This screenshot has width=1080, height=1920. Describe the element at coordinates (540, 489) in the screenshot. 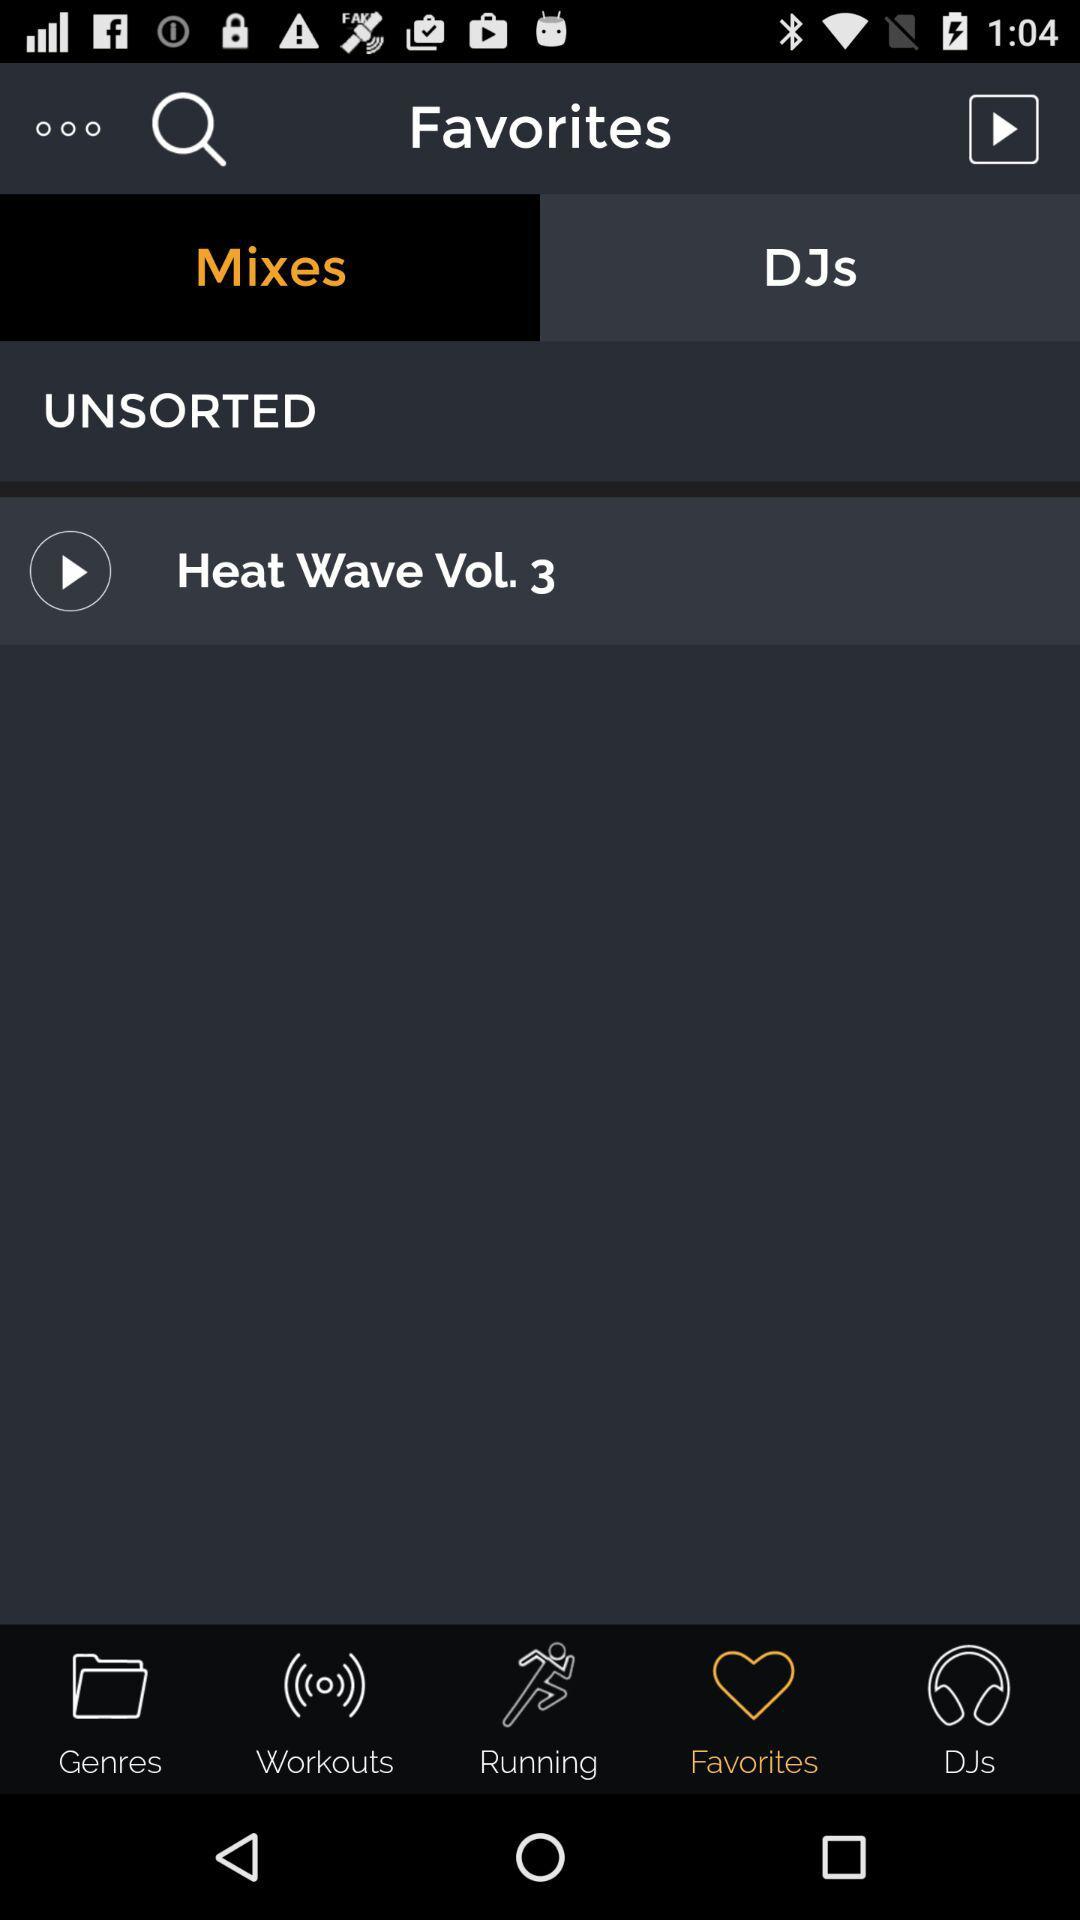

I see `the item below the unsorted` at that location.